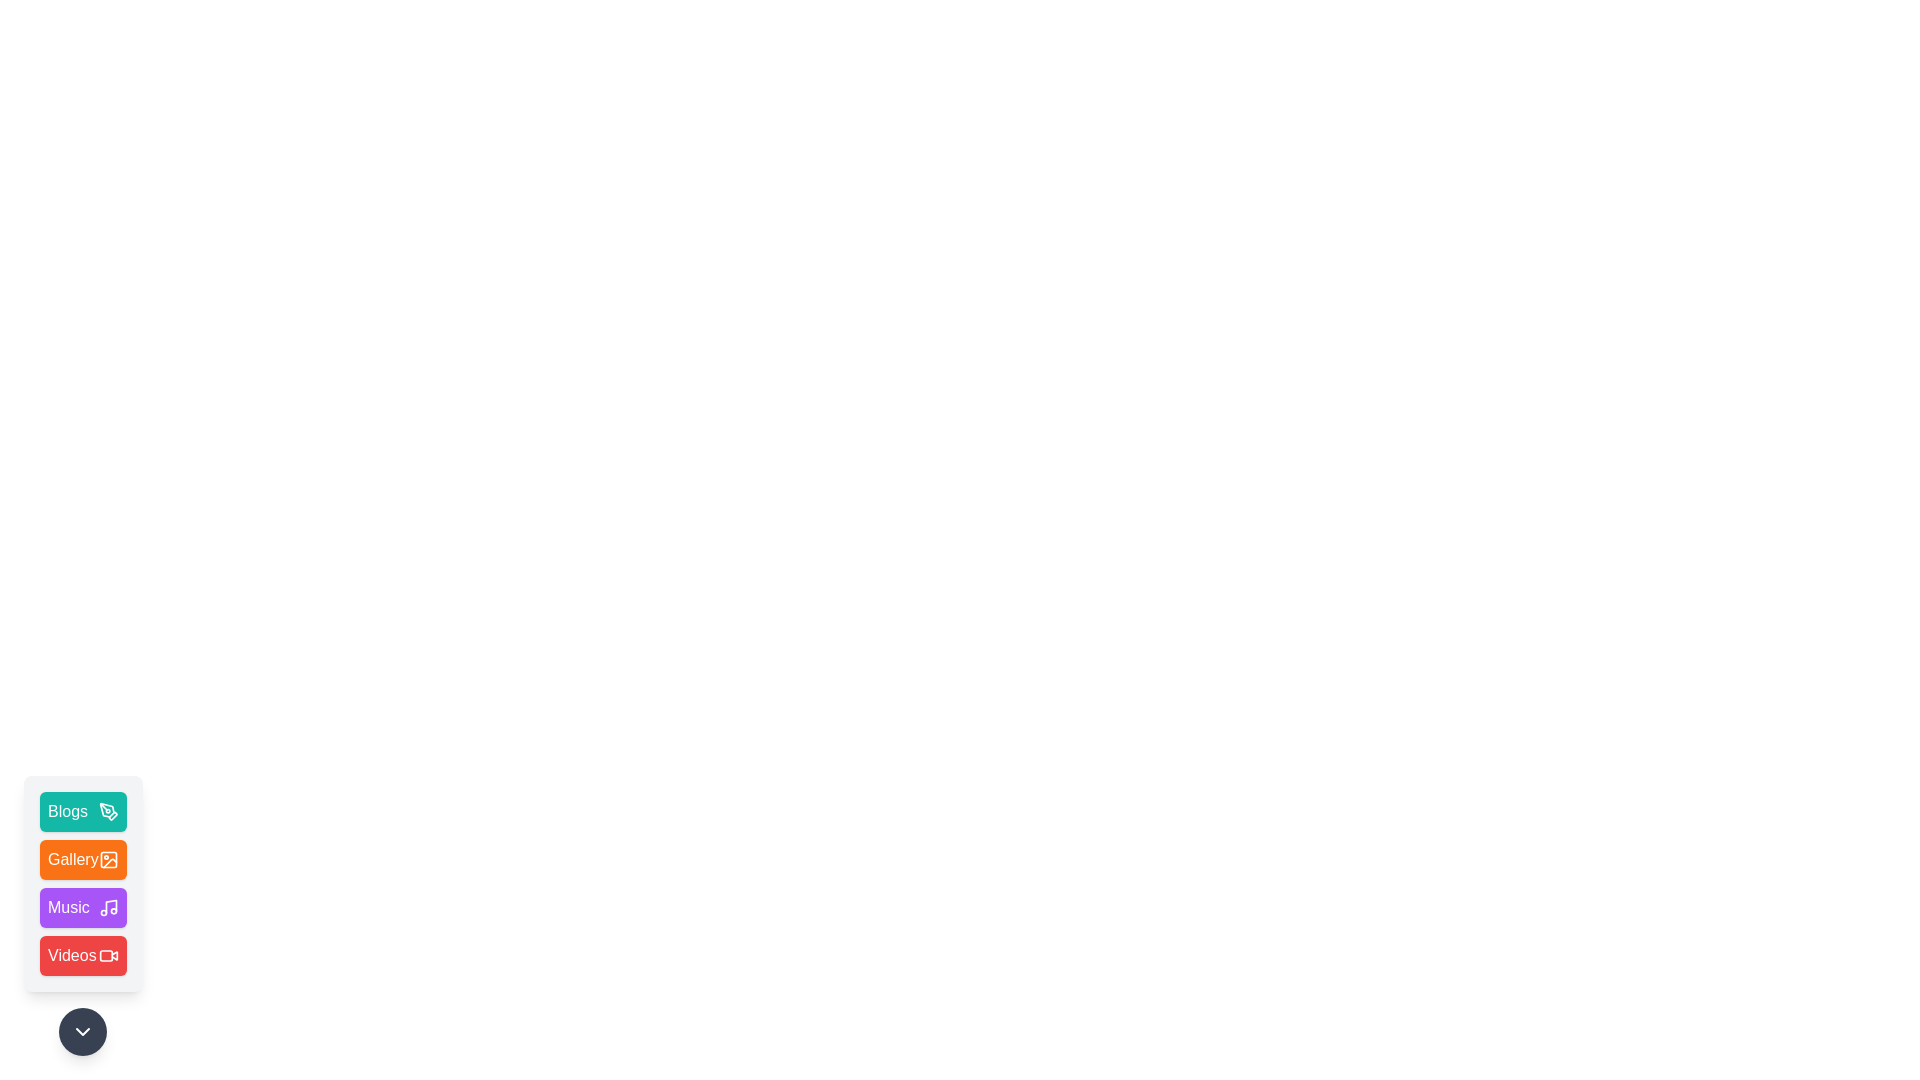  What do you see at coordinates (82, 907) in the screenshot?
I see `the Music menu item to interact with it` at bounding box center [82, 907].